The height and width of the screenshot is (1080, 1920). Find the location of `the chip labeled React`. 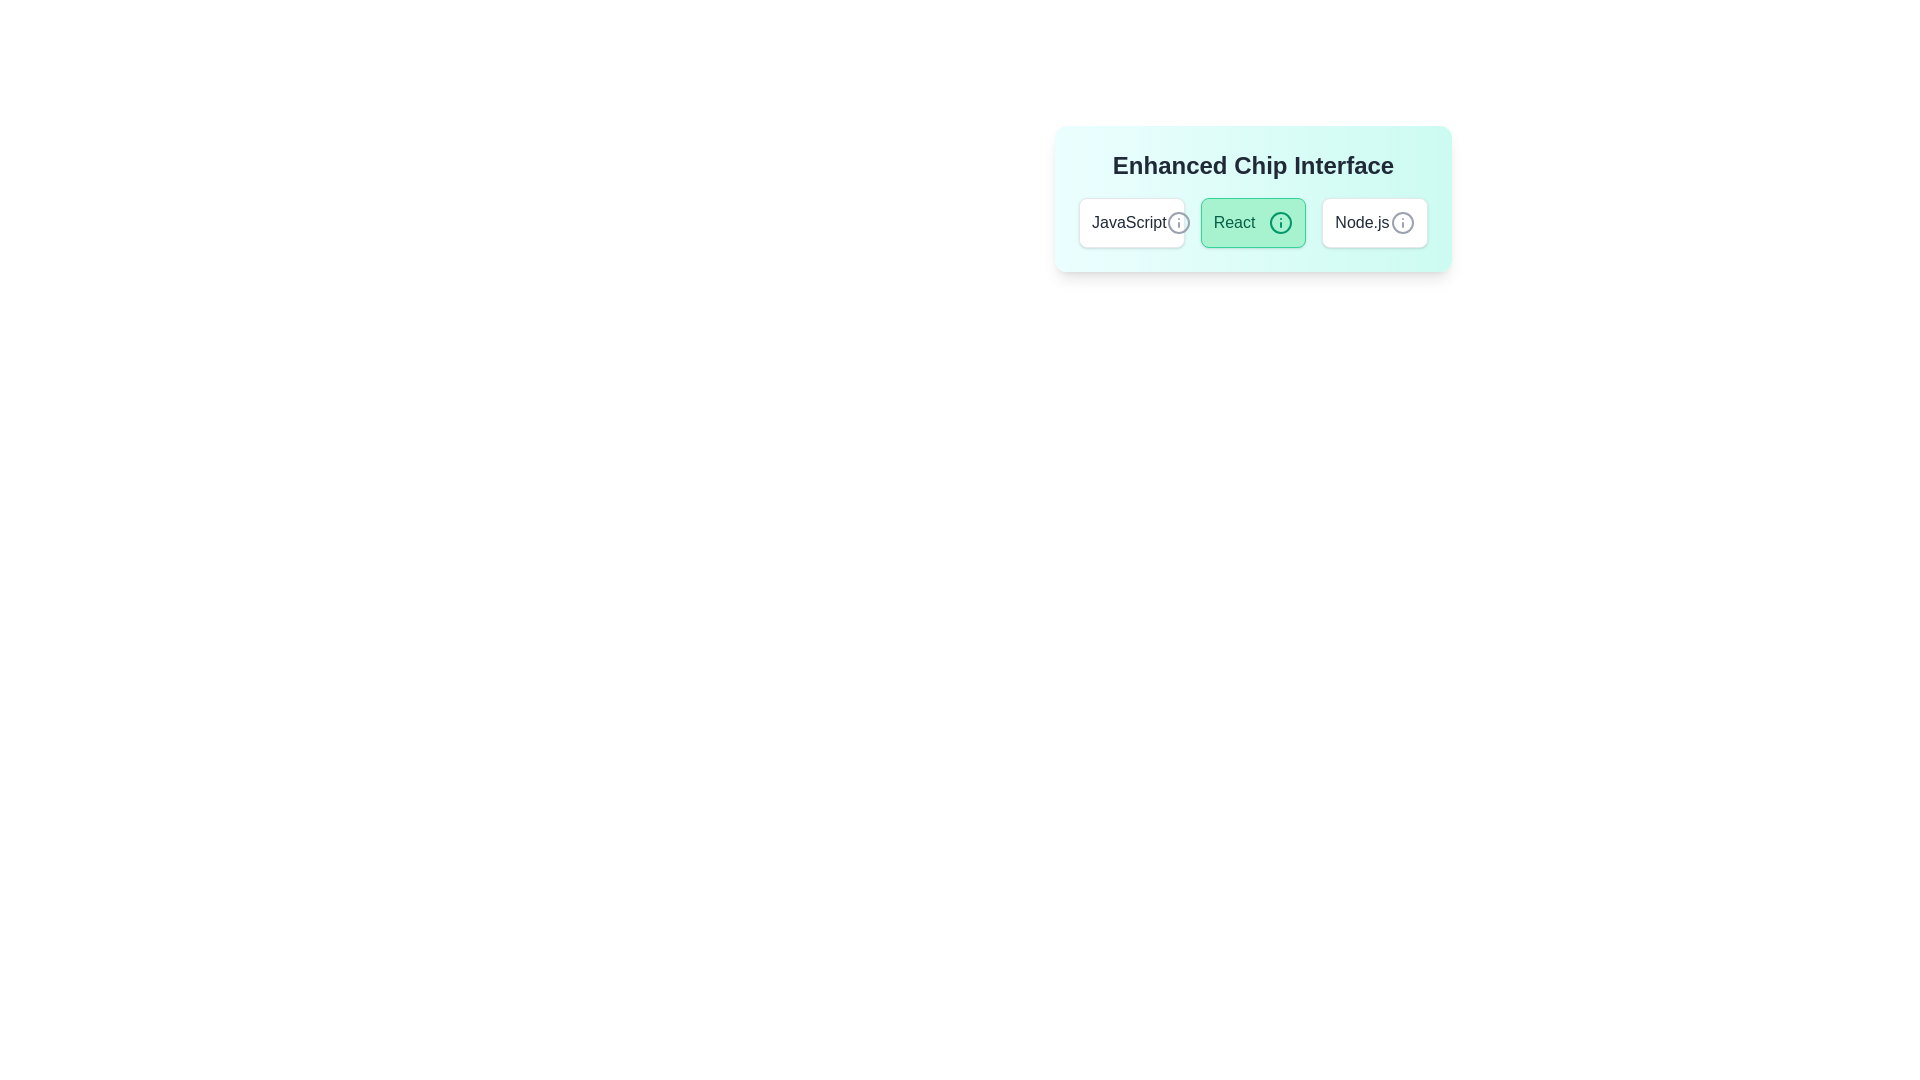

the chip labeled React is located at coordinates (1252, 223).